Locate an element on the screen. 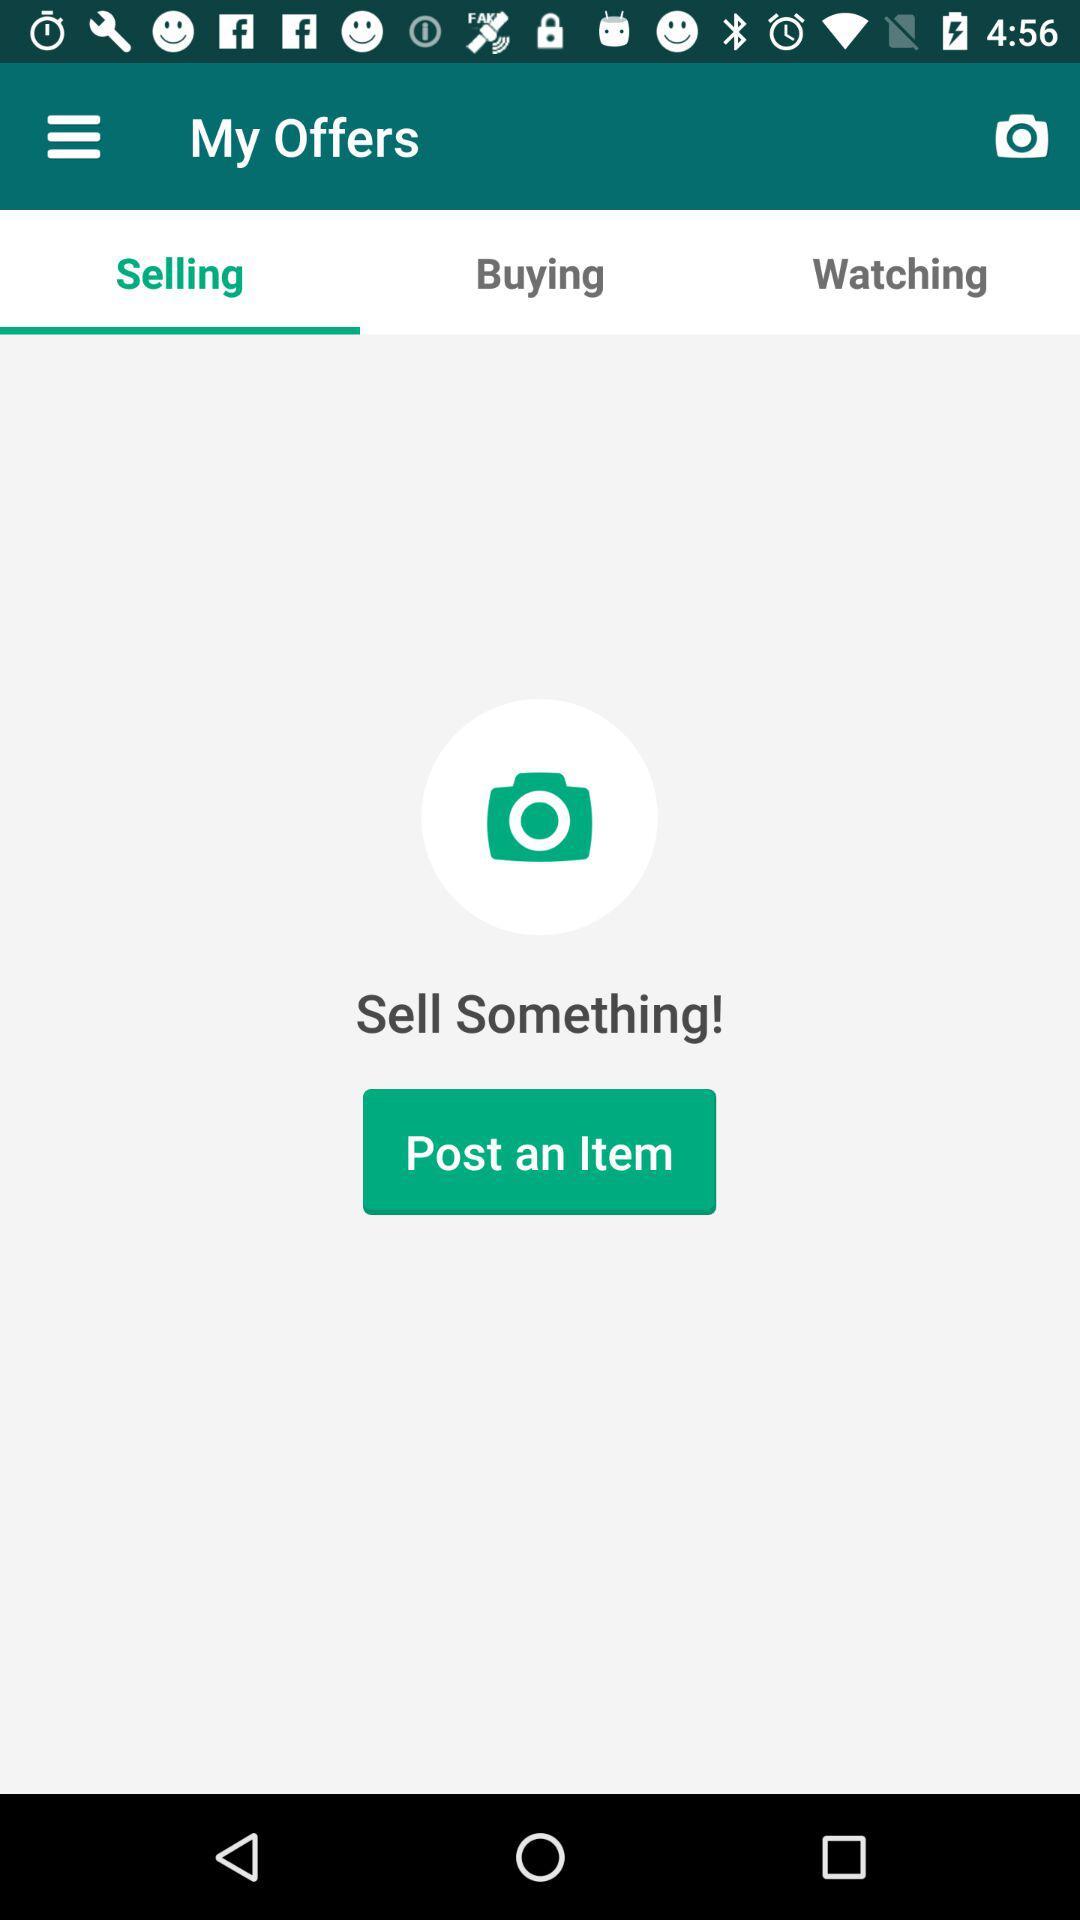  the app to the left of watching item is located at coordinates (540, 271).